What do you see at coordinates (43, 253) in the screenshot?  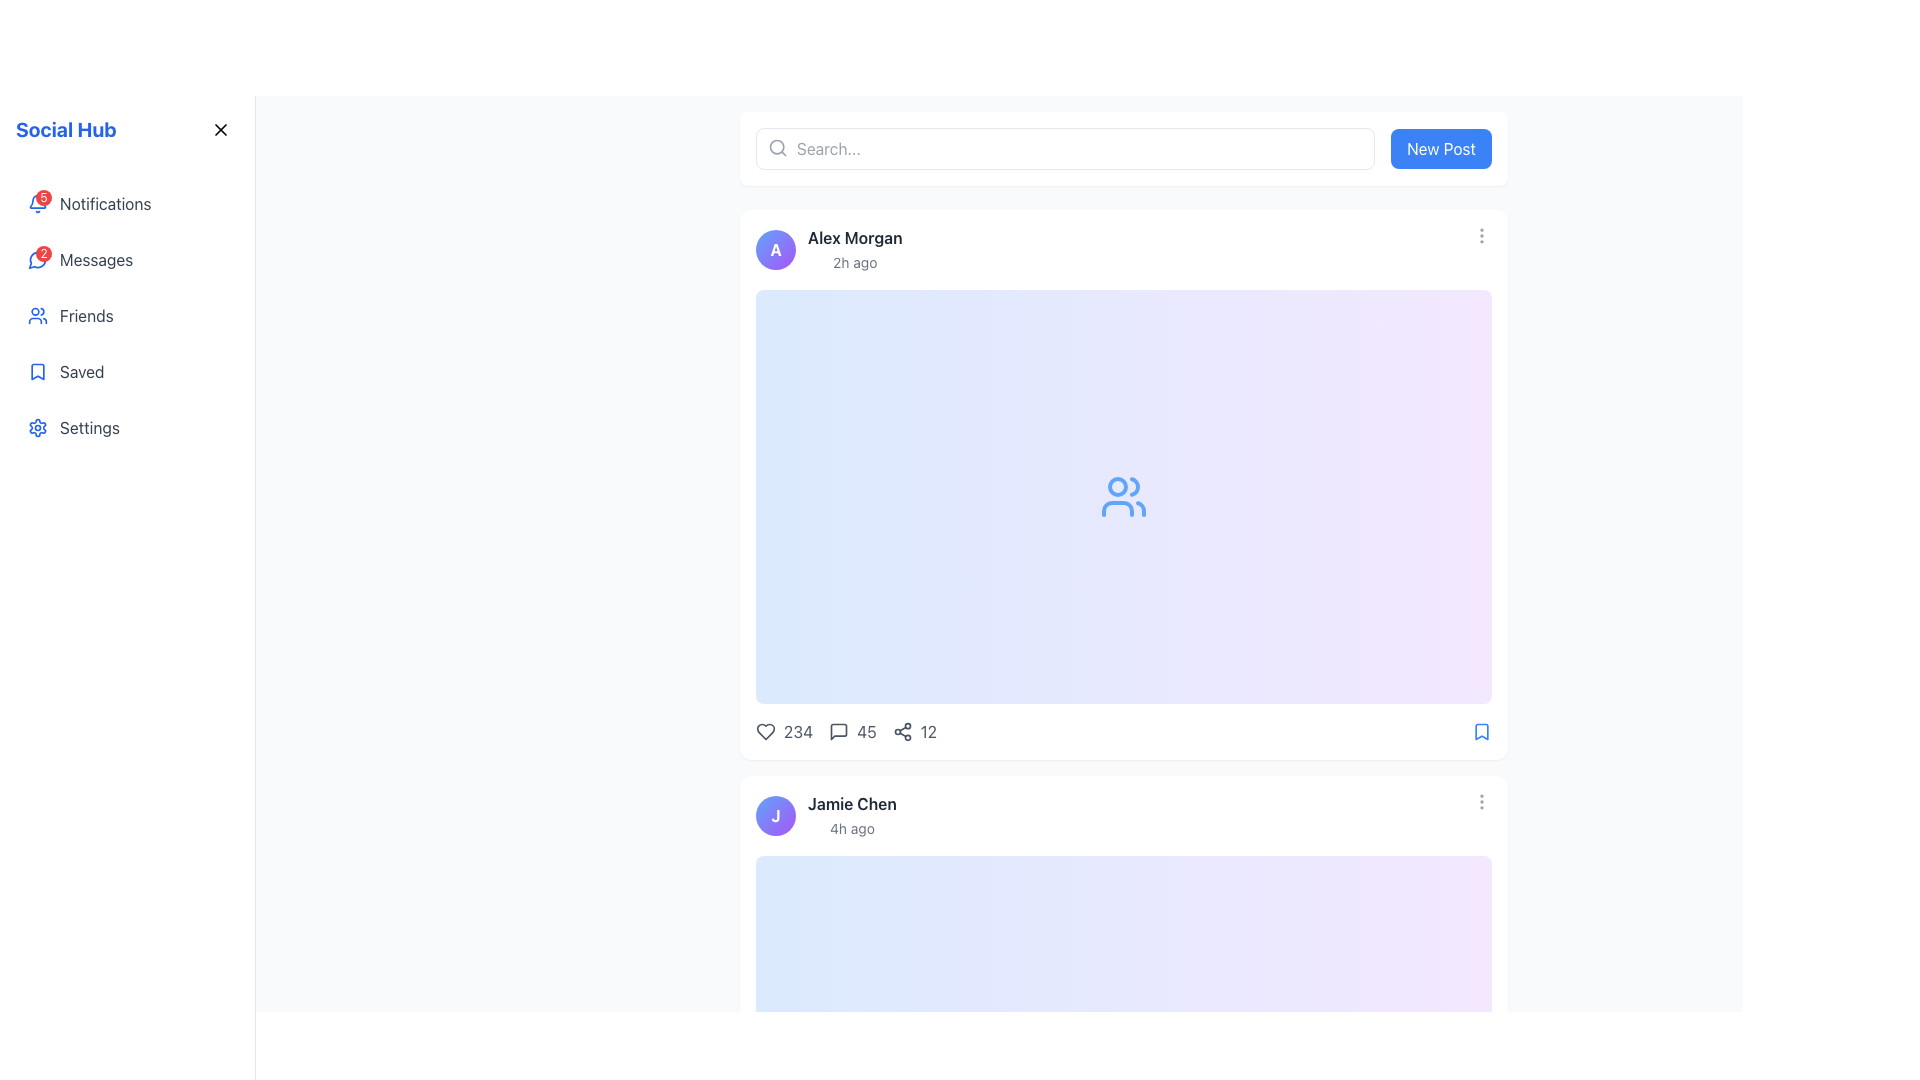 I see `the notification count displayed on the Notification Badge located at the top-right corner of the Messages menu, which indicates two unread messages` at bounding box center [43, 253].